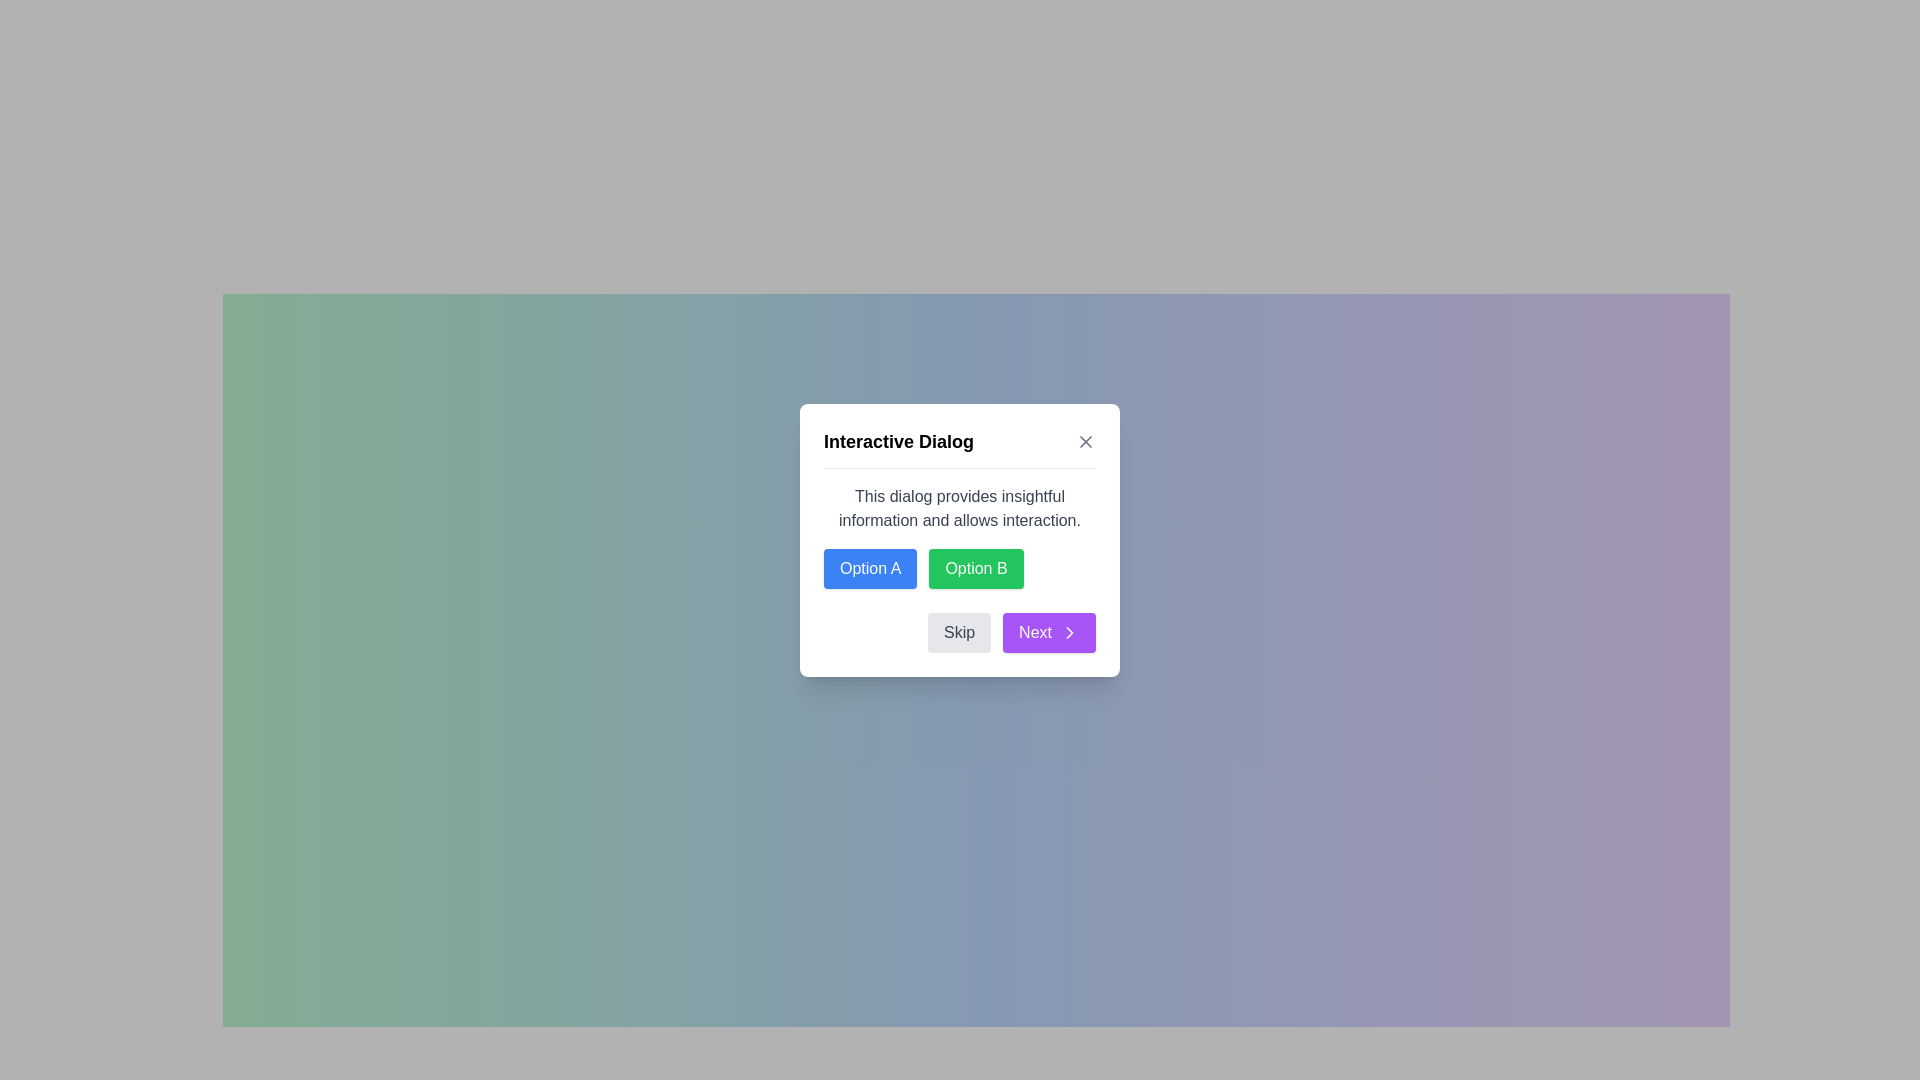  I want to click on title from the Text Label located at the top of the dialog box, which provides context or information about the dialog's purpose, so click(960, 446).